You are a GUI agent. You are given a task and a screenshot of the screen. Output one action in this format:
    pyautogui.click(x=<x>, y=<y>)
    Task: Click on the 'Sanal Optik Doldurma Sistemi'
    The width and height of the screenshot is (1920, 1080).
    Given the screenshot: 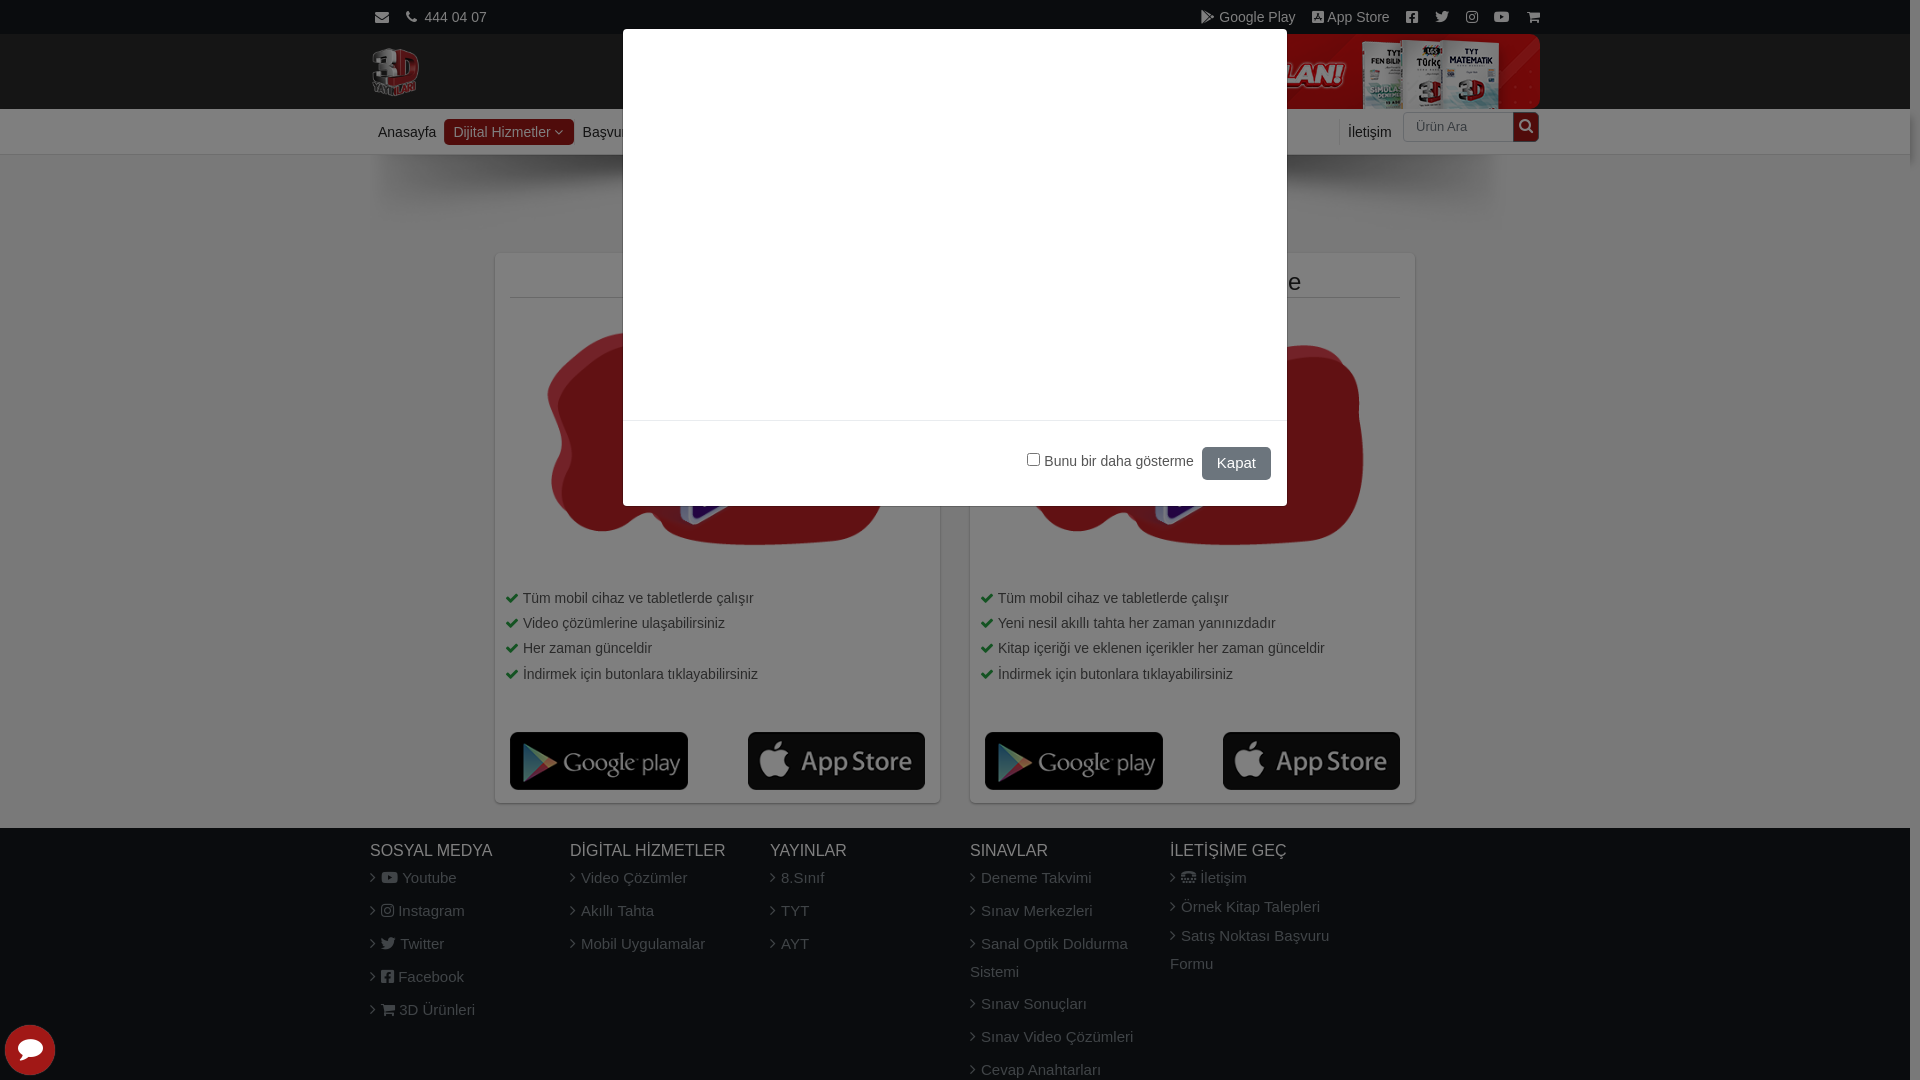 What is the action you would take?
    pyautogui.click(x=1048, y=956)
    